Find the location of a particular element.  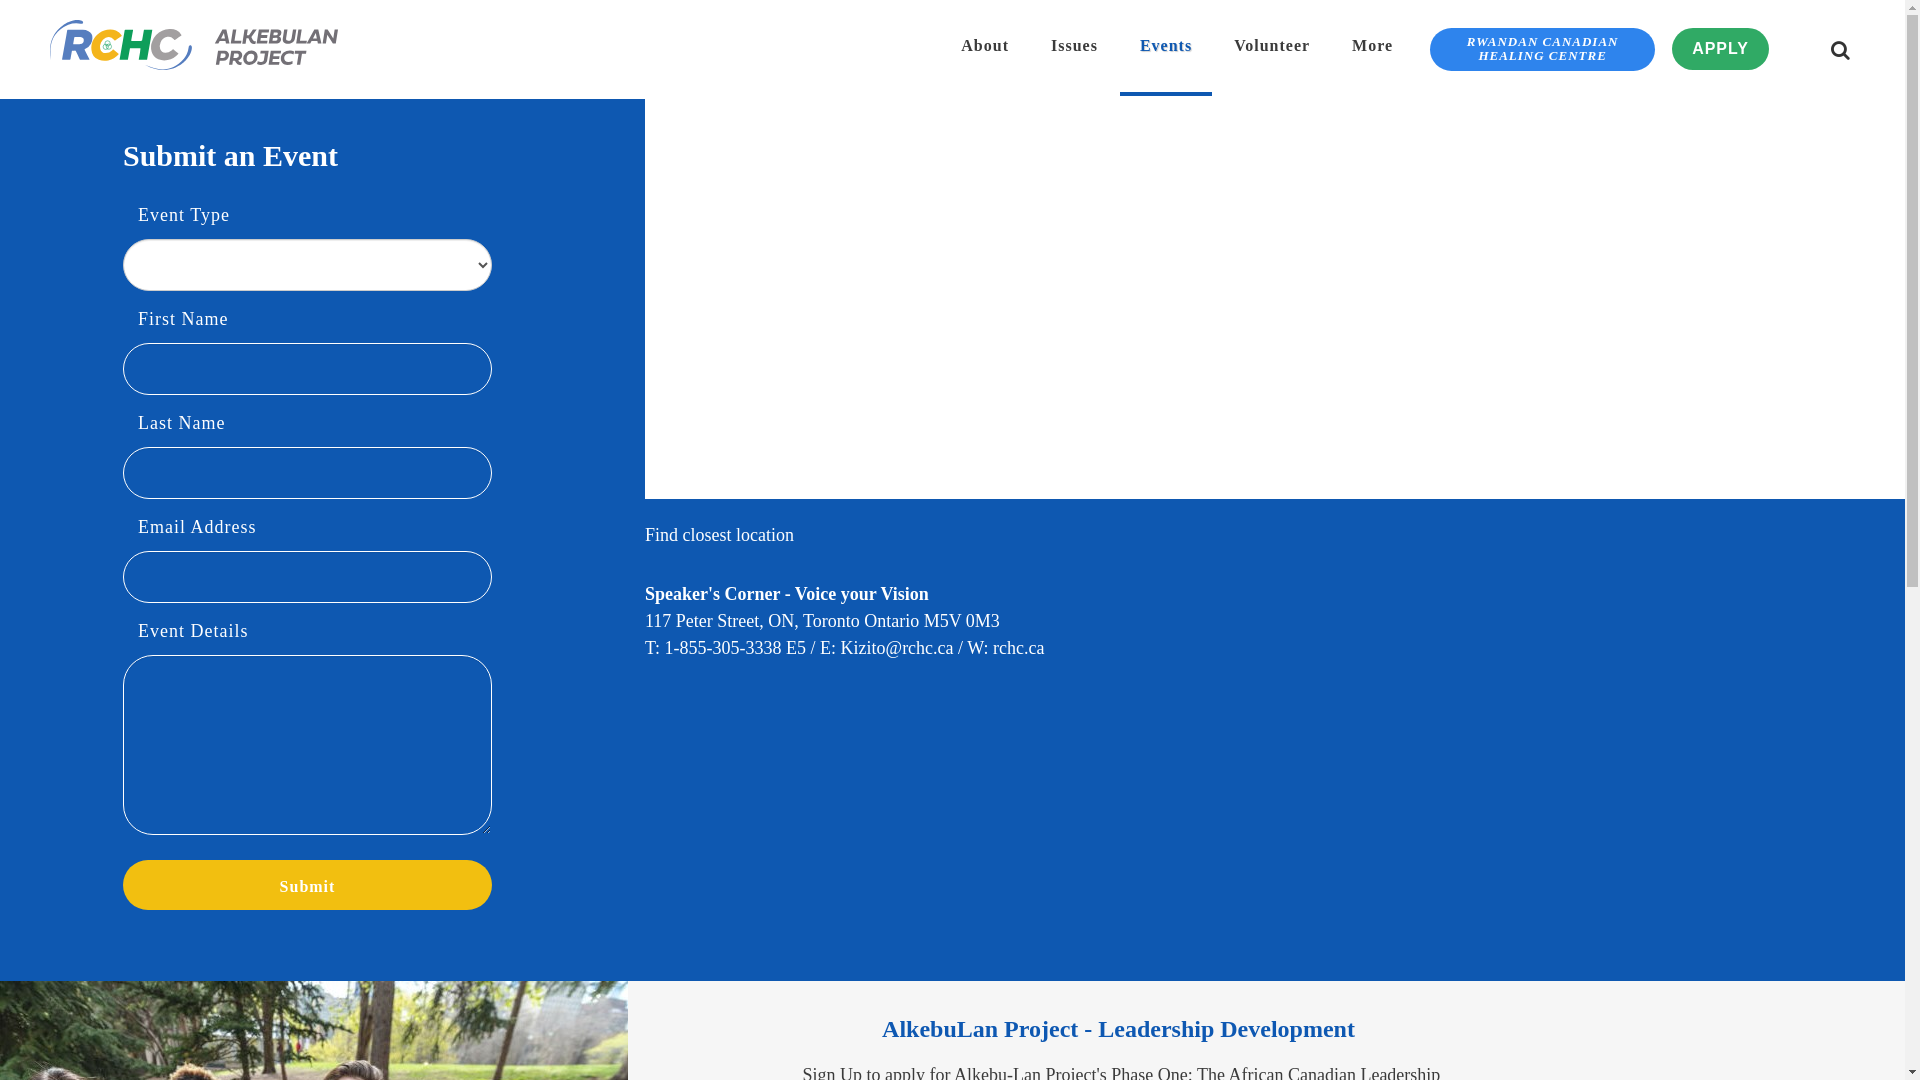

'RWANDAN CANADIAN HEALING CENTRE' is located at coordinates (1541, 48).